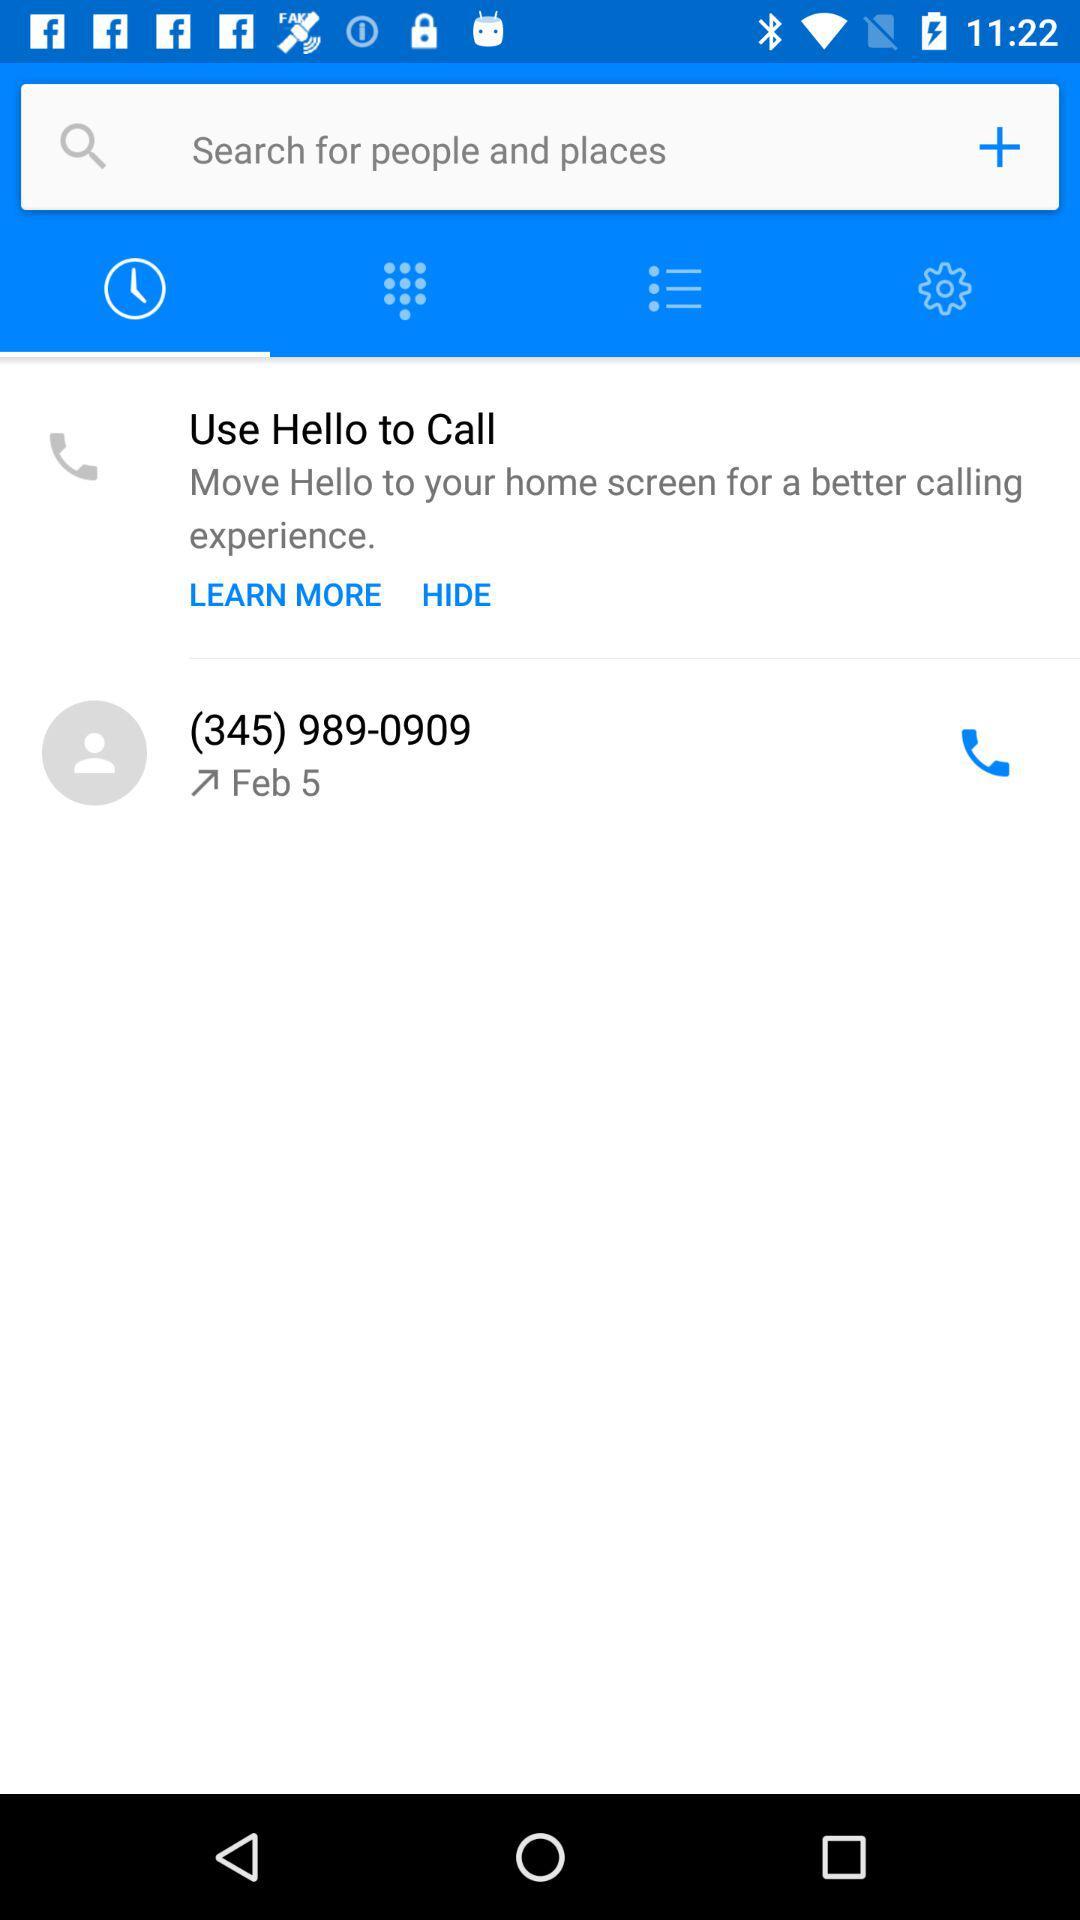 Image resolution: width=1080 pixels, height=1920 pixels. Describe the element at coordinates (135, 288) in the screenshot. I see `switch to log` at that location.